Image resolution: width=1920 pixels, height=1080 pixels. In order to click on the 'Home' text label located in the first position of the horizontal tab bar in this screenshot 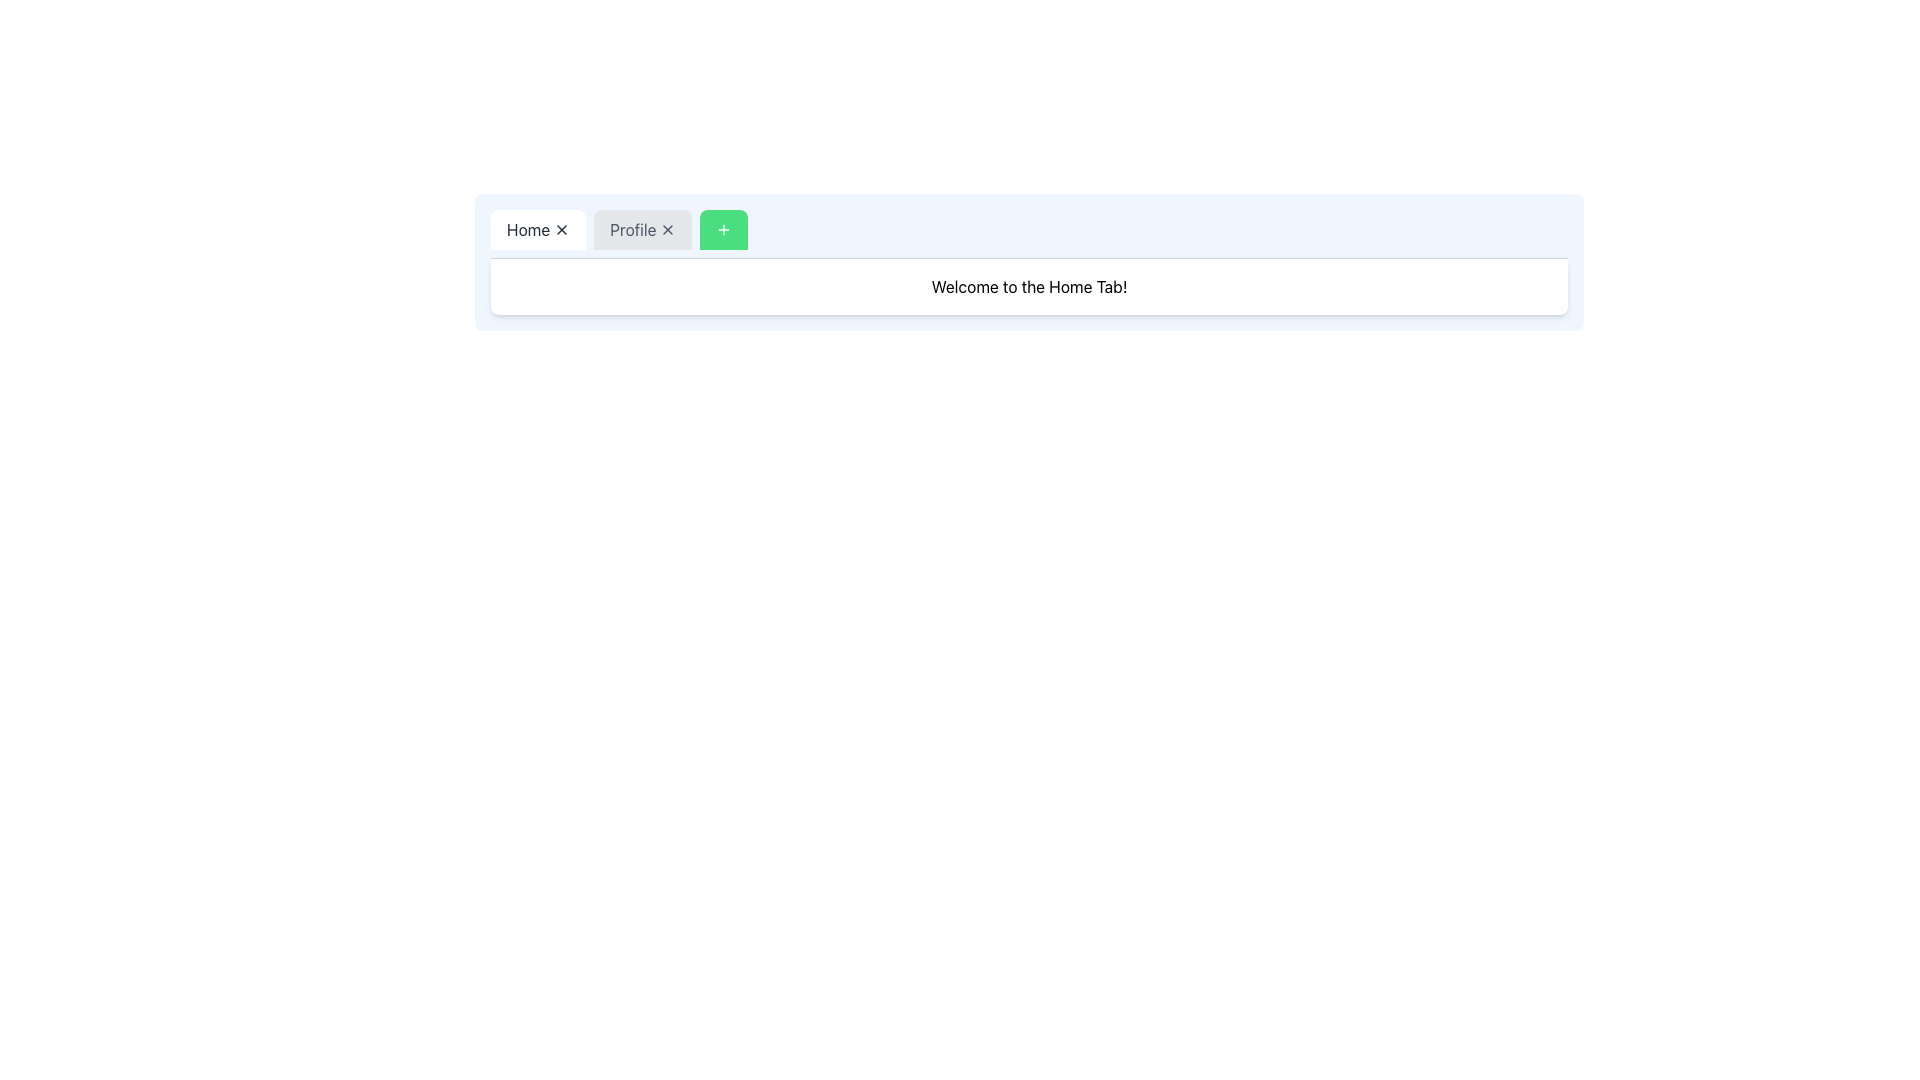, I will do `click(528, 229)`.